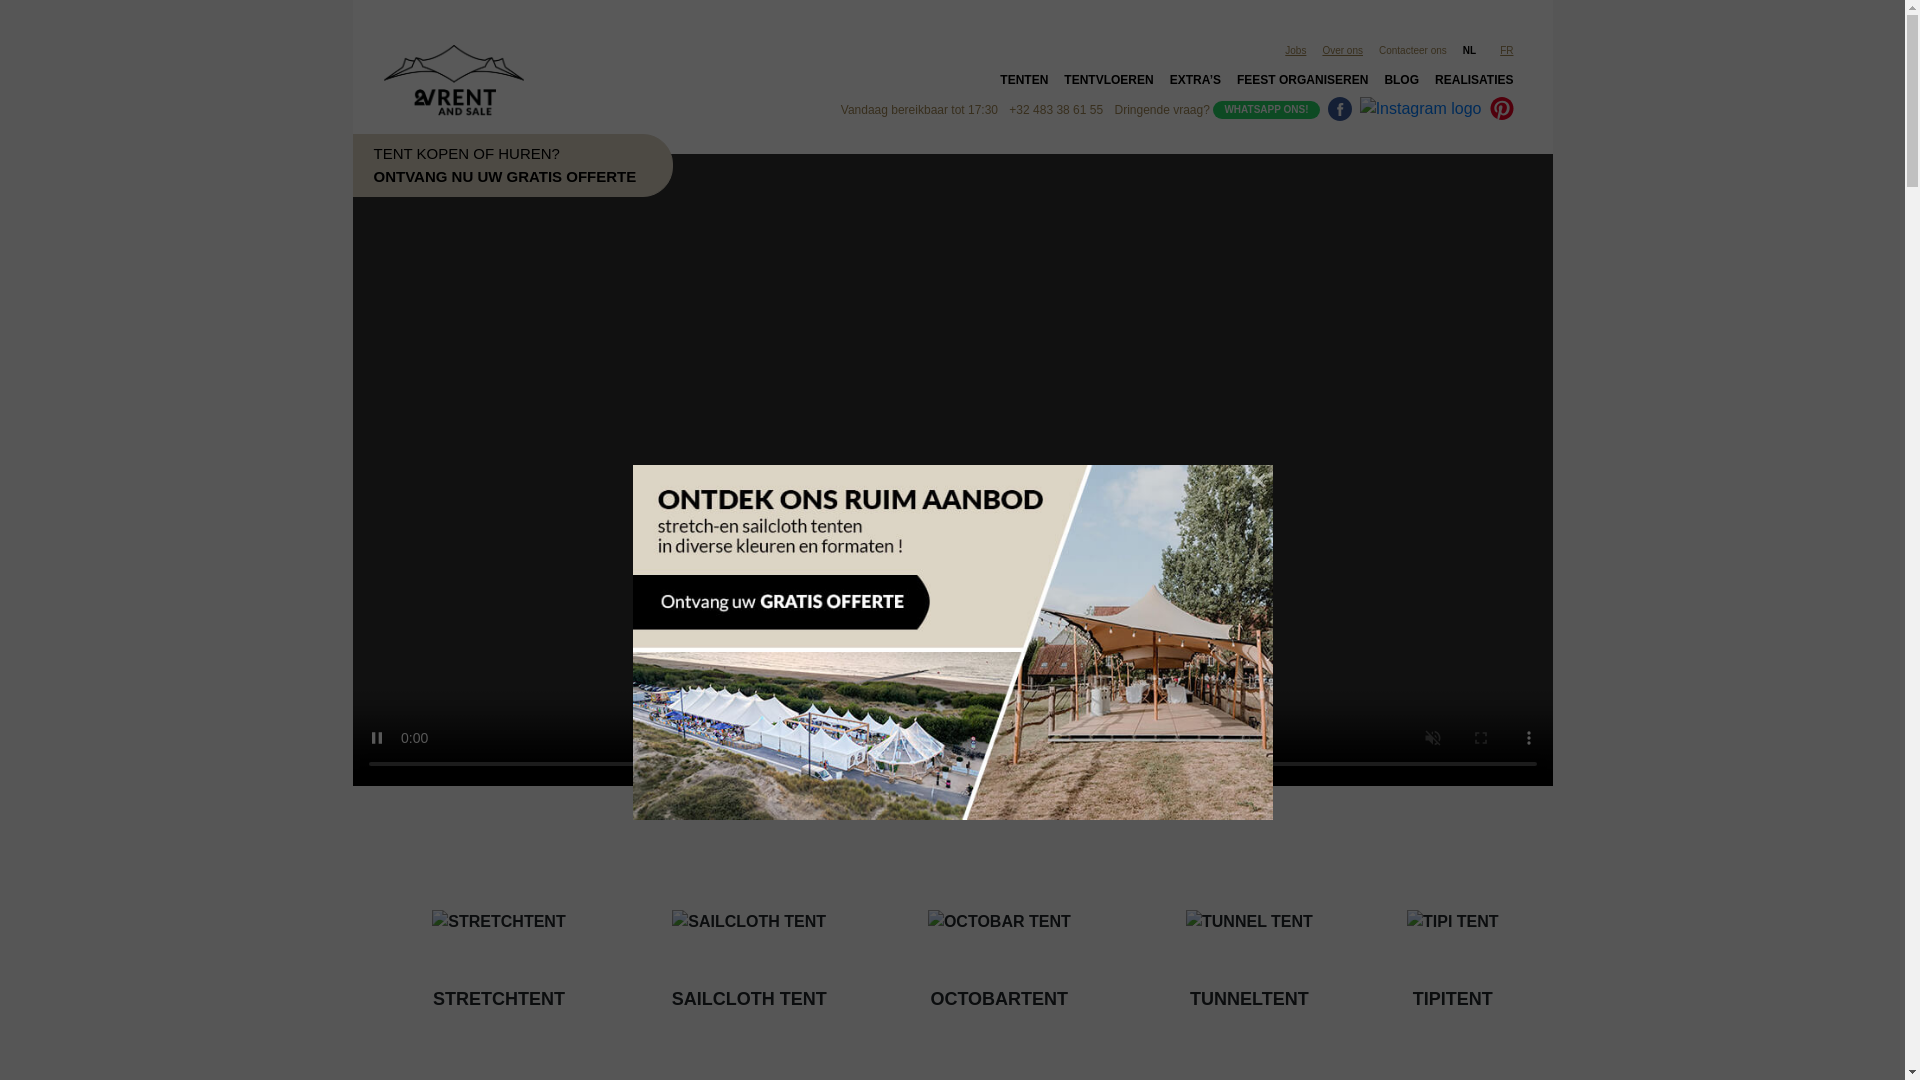  I want to click on 'NL', so click(1454, 49).